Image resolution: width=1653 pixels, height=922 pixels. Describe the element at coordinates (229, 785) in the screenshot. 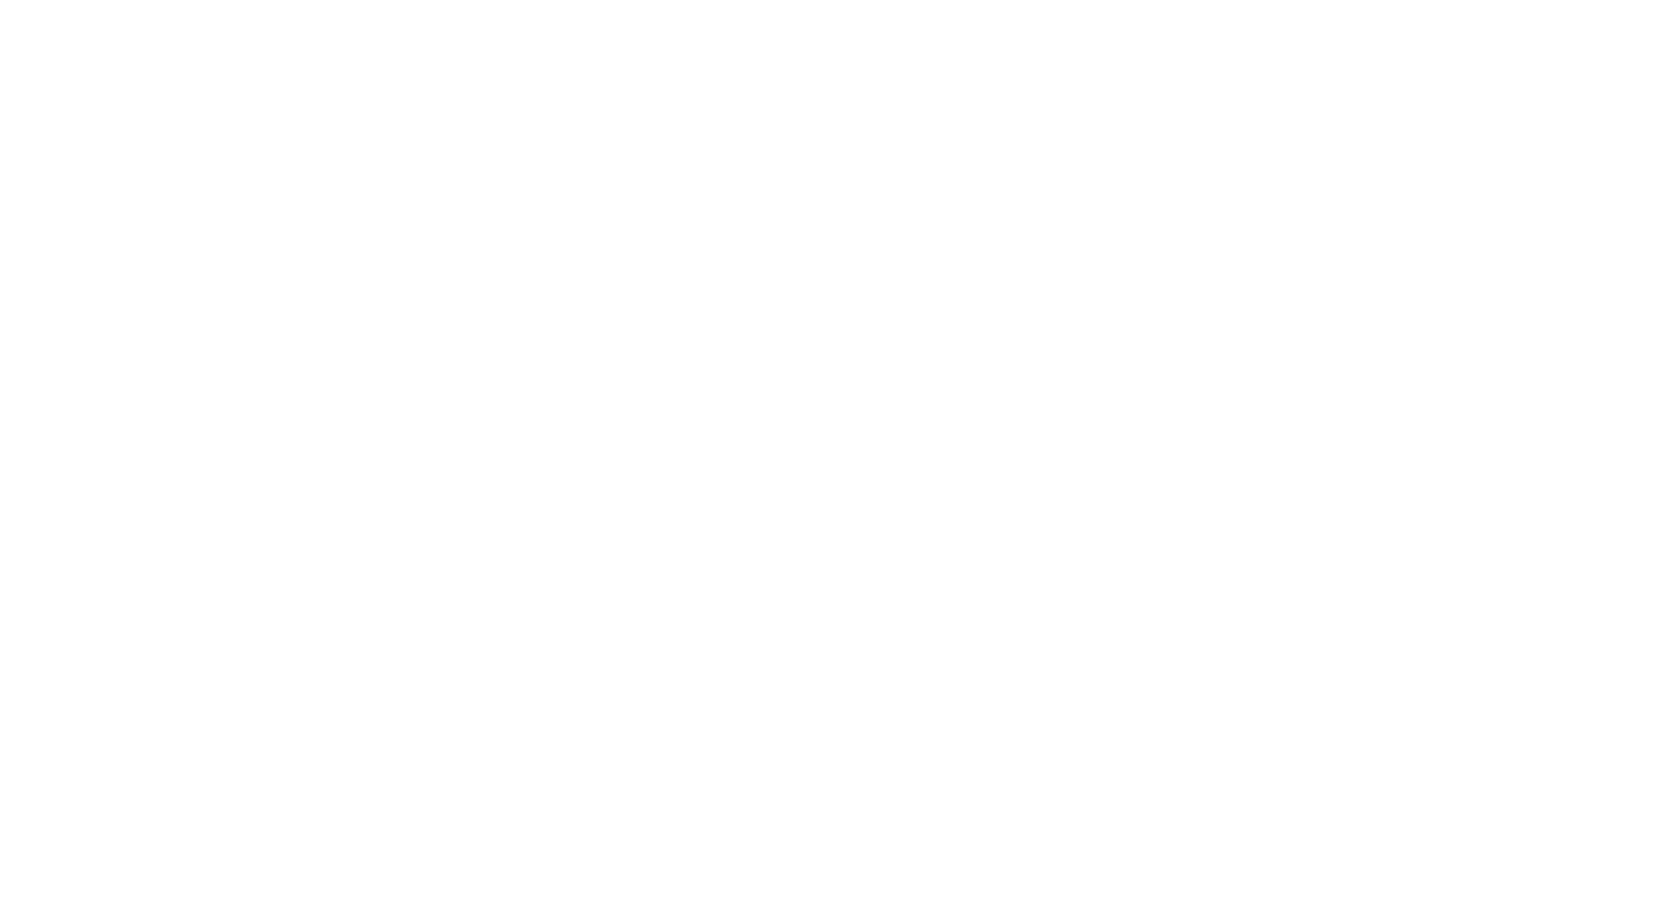

I see `'The Heart Hospital of New Mexico at Lovelace Medical Center'` at that location.